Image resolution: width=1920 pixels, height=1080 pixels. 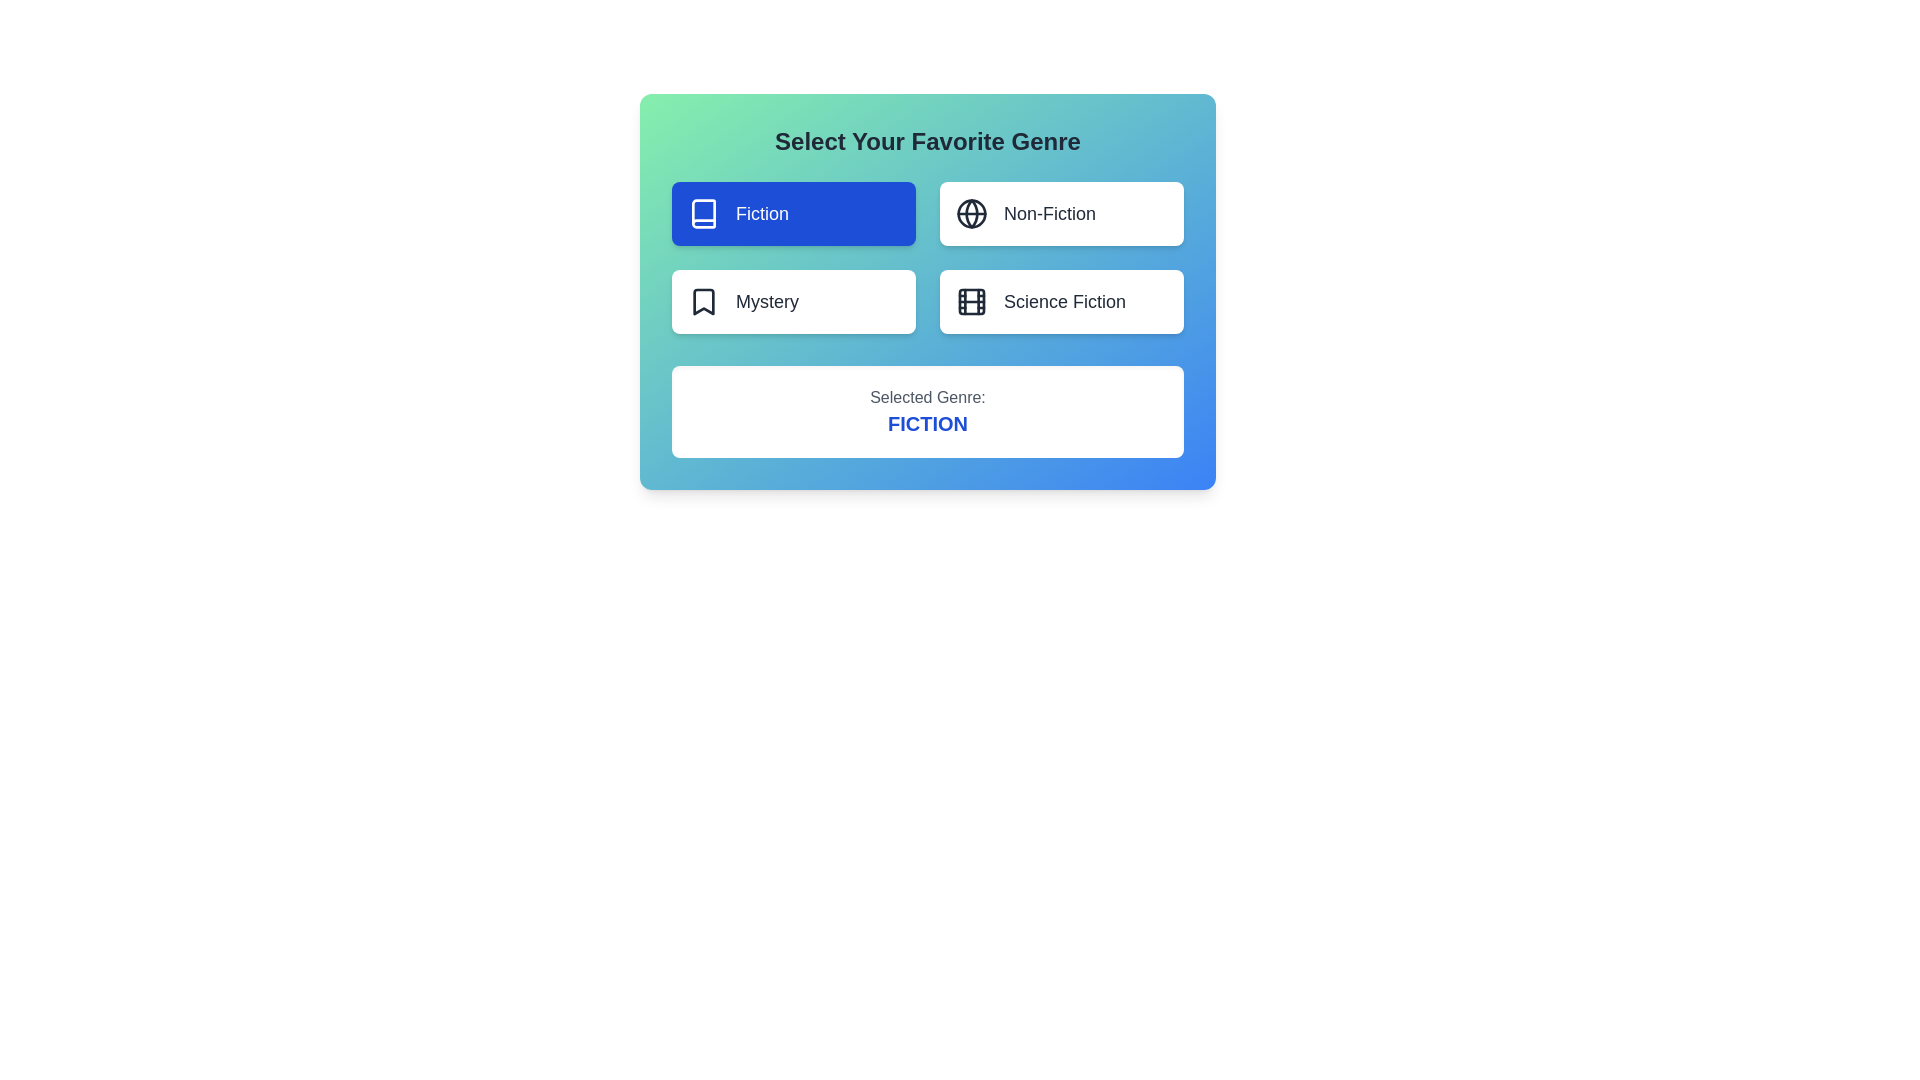 I want to click on the 'Selected Genre' text area to inspect the selected genre, so click(x=926, y=411).